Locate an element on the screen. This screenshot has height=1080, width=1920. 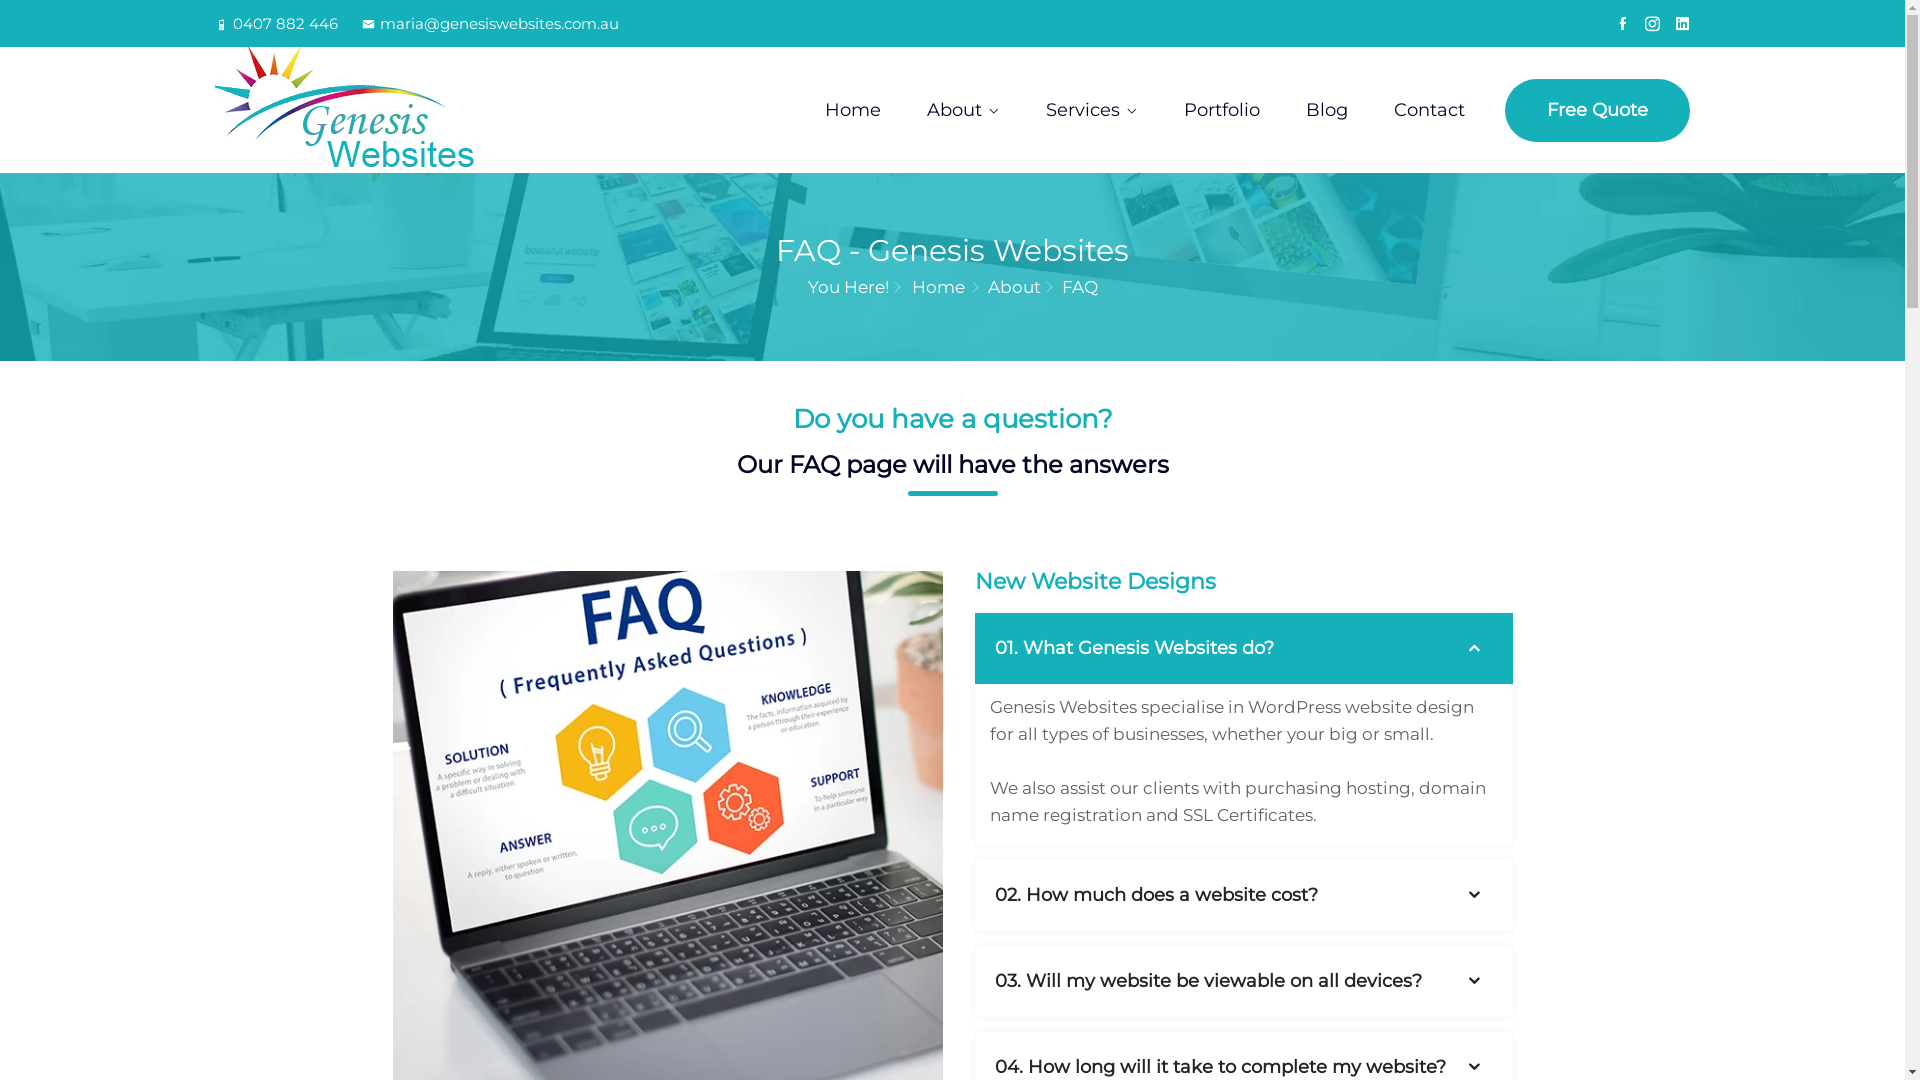
'Services' is located at coordinates (1045, 110).